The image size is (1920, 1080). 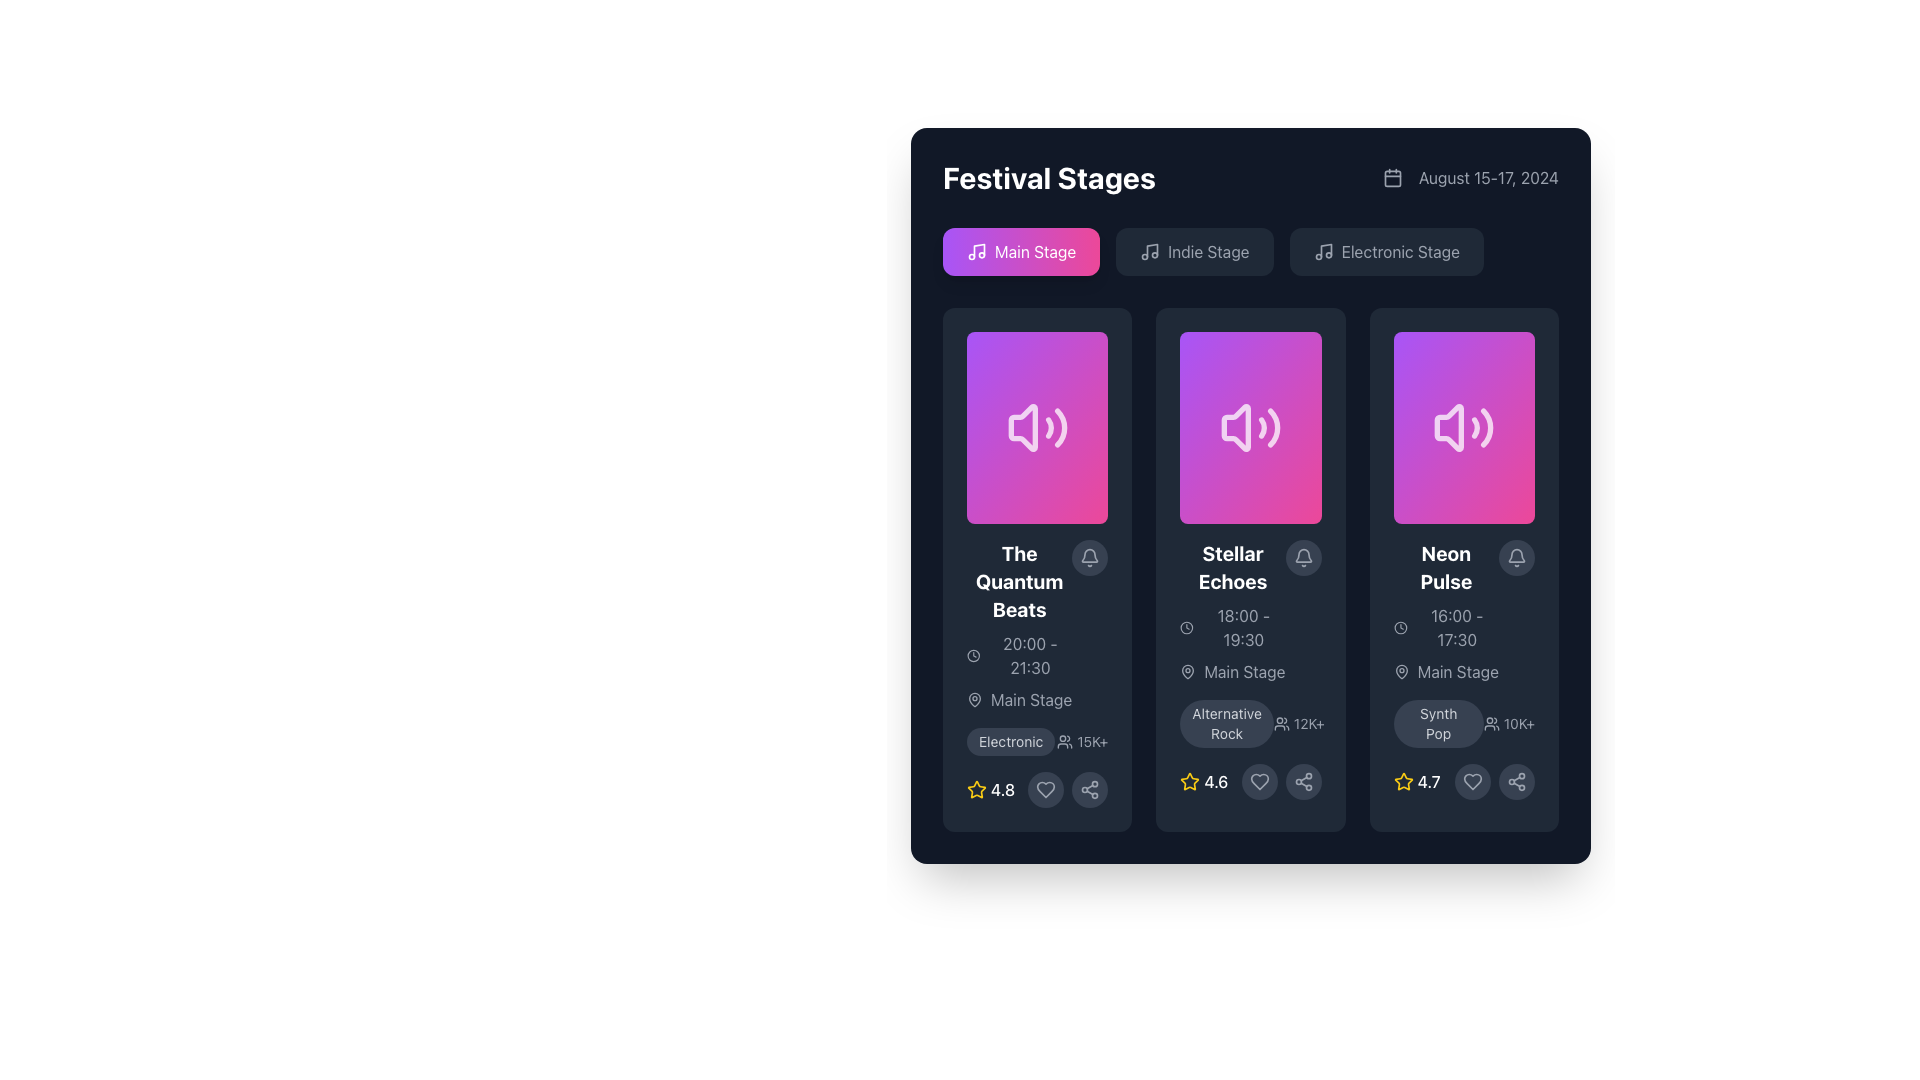 What do you see at coordinates (1250, 781) in the screenshot?
I see `the heart icon button located in the bottom-right area of the 'Stellar Echoes' event card` at bounding box center [1250, 781].